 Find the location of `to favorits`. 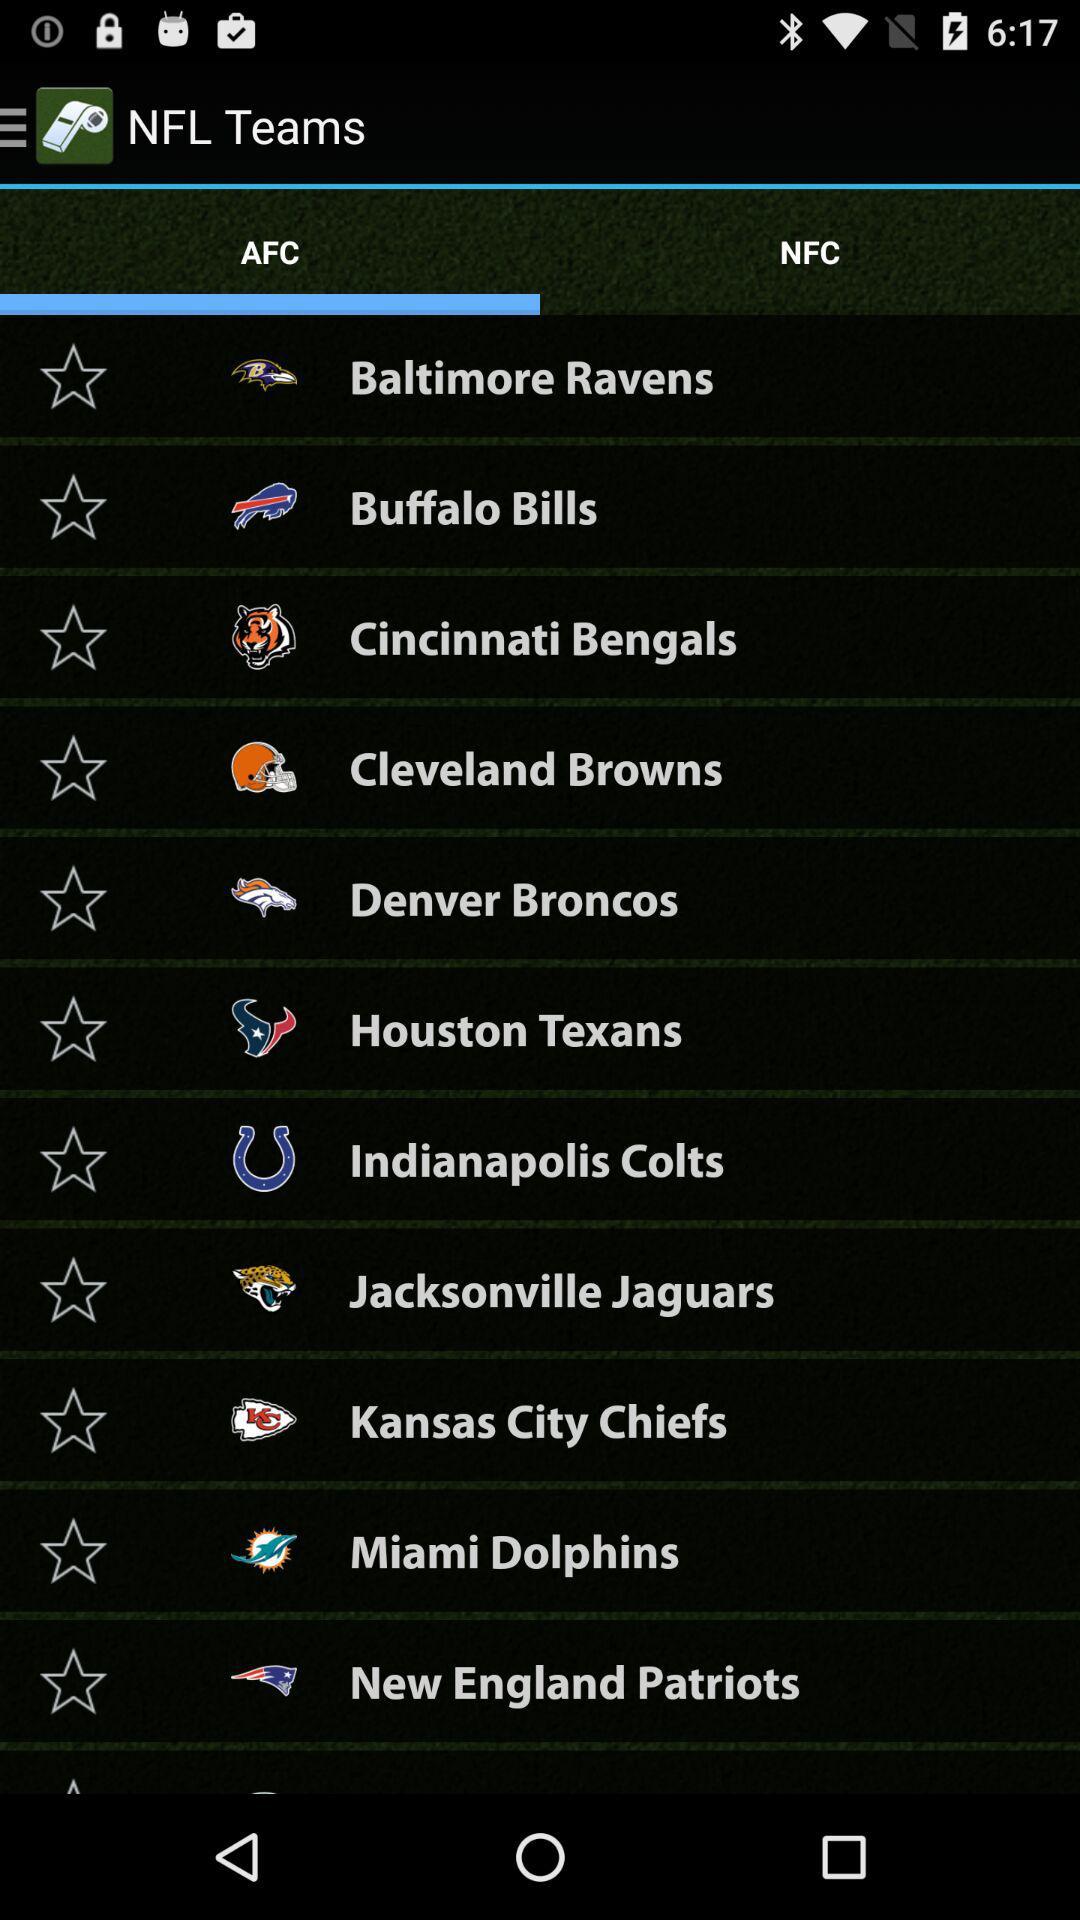

to favorits is located at coordinates (72, 1289).